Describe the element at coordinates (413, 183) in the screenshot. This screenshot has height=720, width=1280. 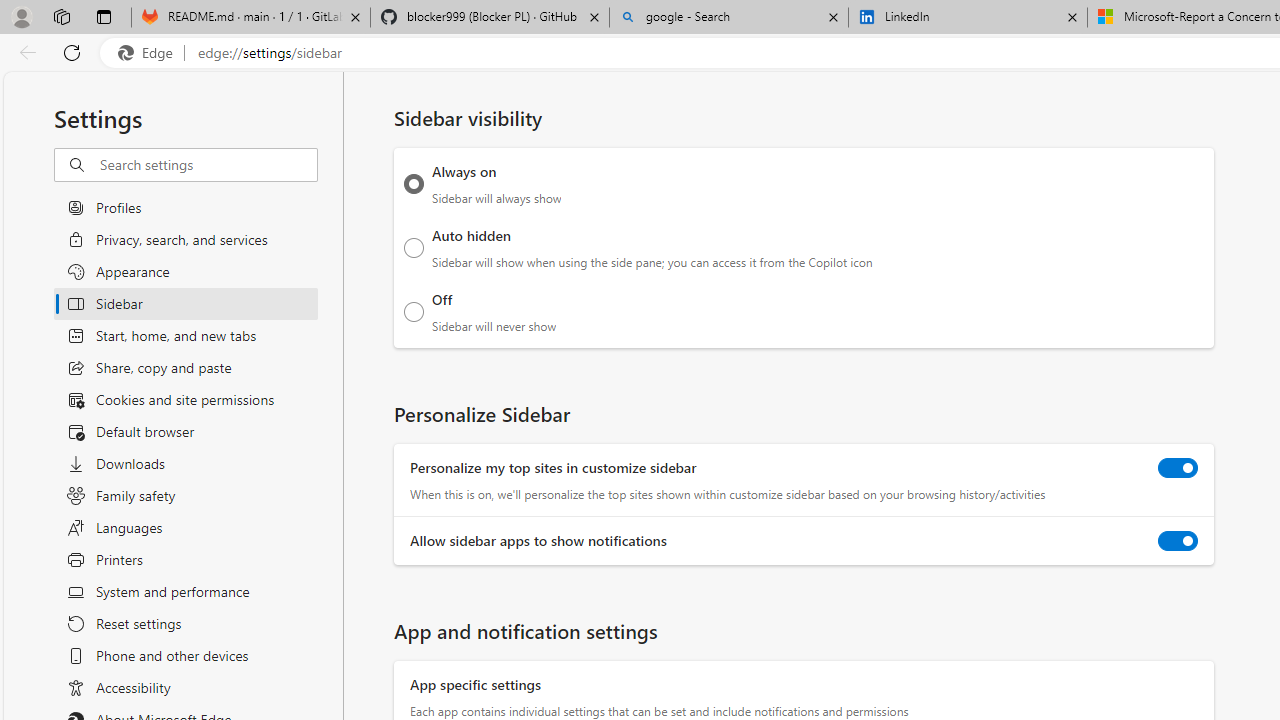
I see `'Always on Sidebar will always show'` at that location.